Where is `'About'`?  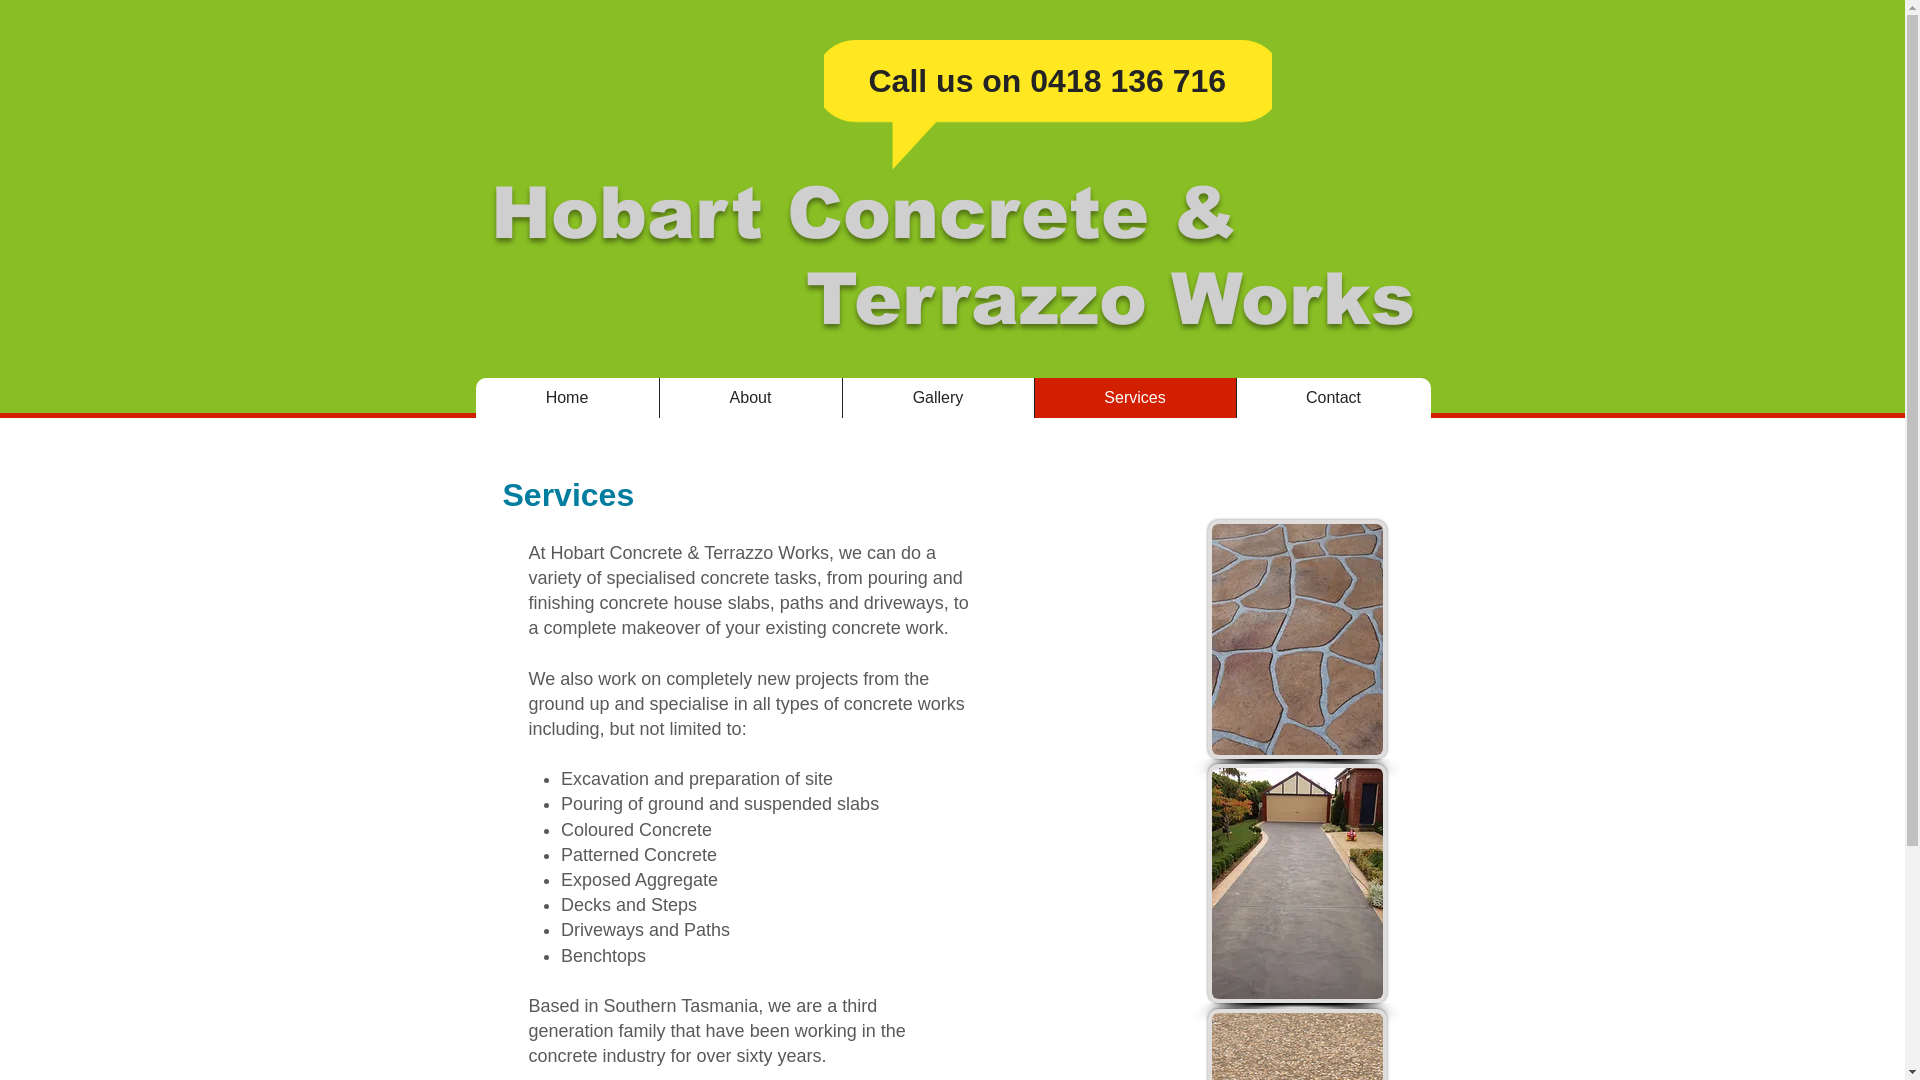 'About' is located at coordinates (748, 397).